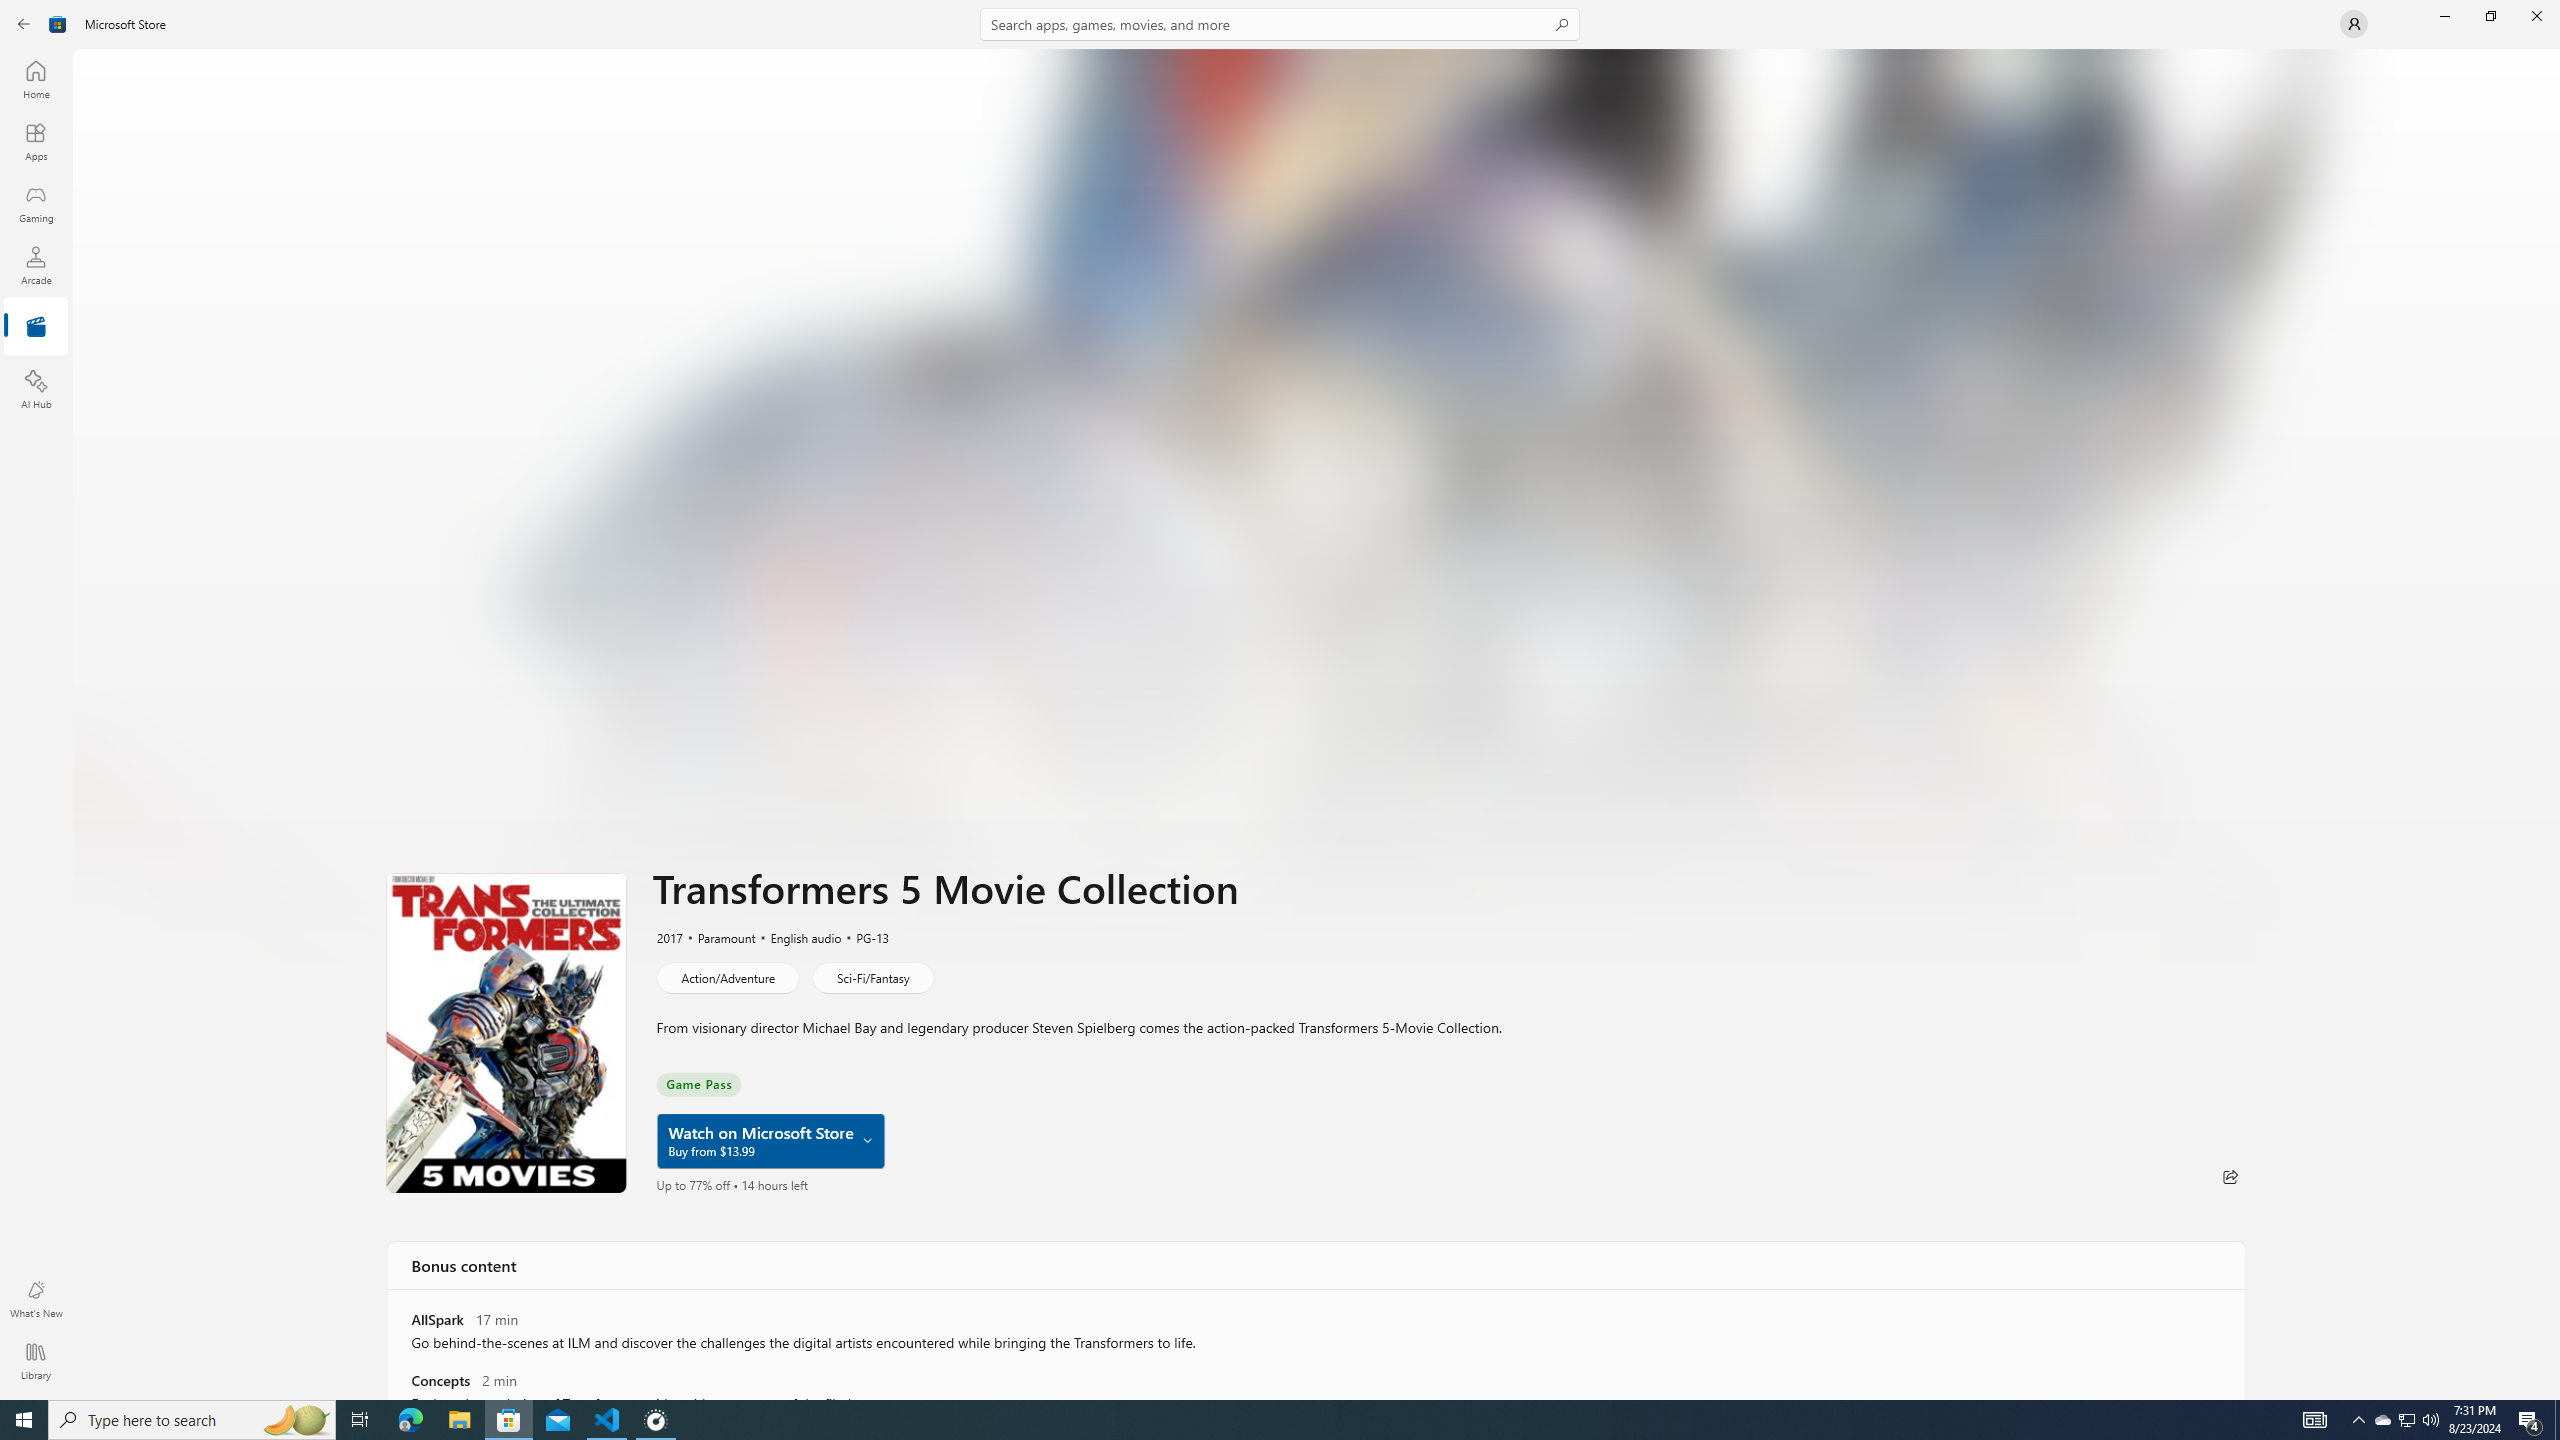  I want to click on 'English audio', so click(796, 937).